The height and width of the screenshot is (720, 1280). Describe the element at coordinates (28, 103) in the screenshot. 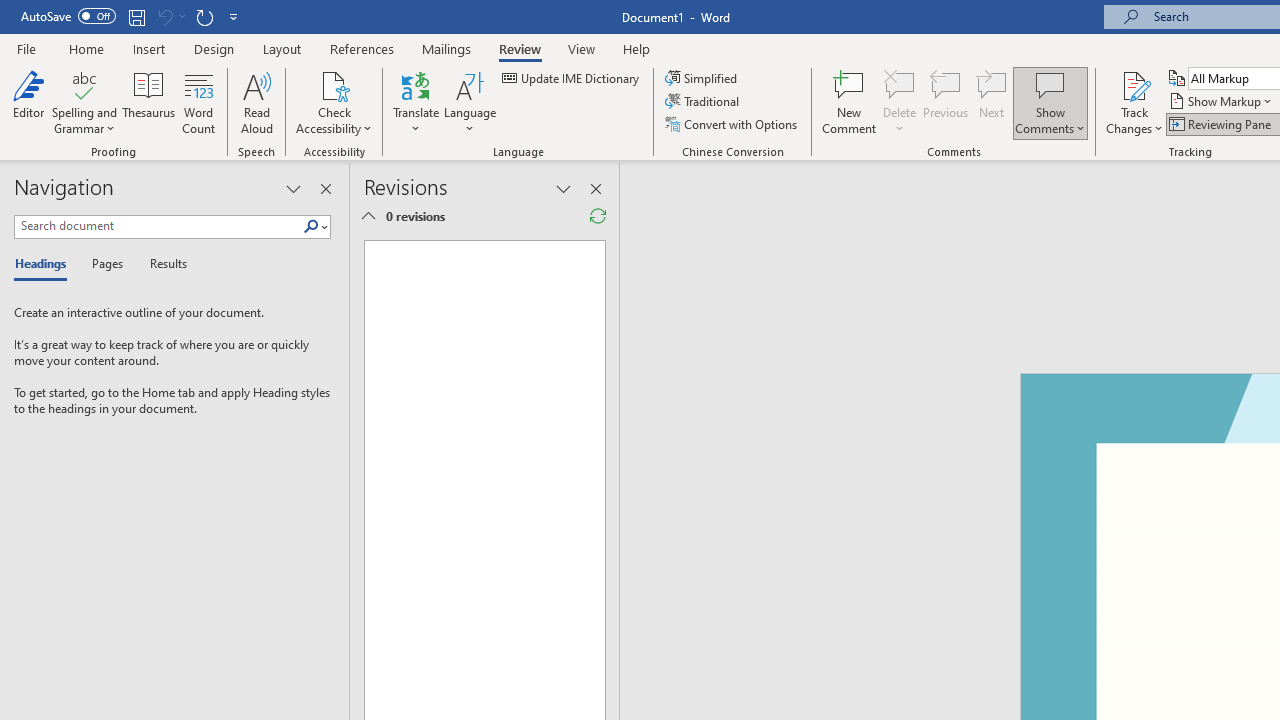

I see `'Editor'` at that location.